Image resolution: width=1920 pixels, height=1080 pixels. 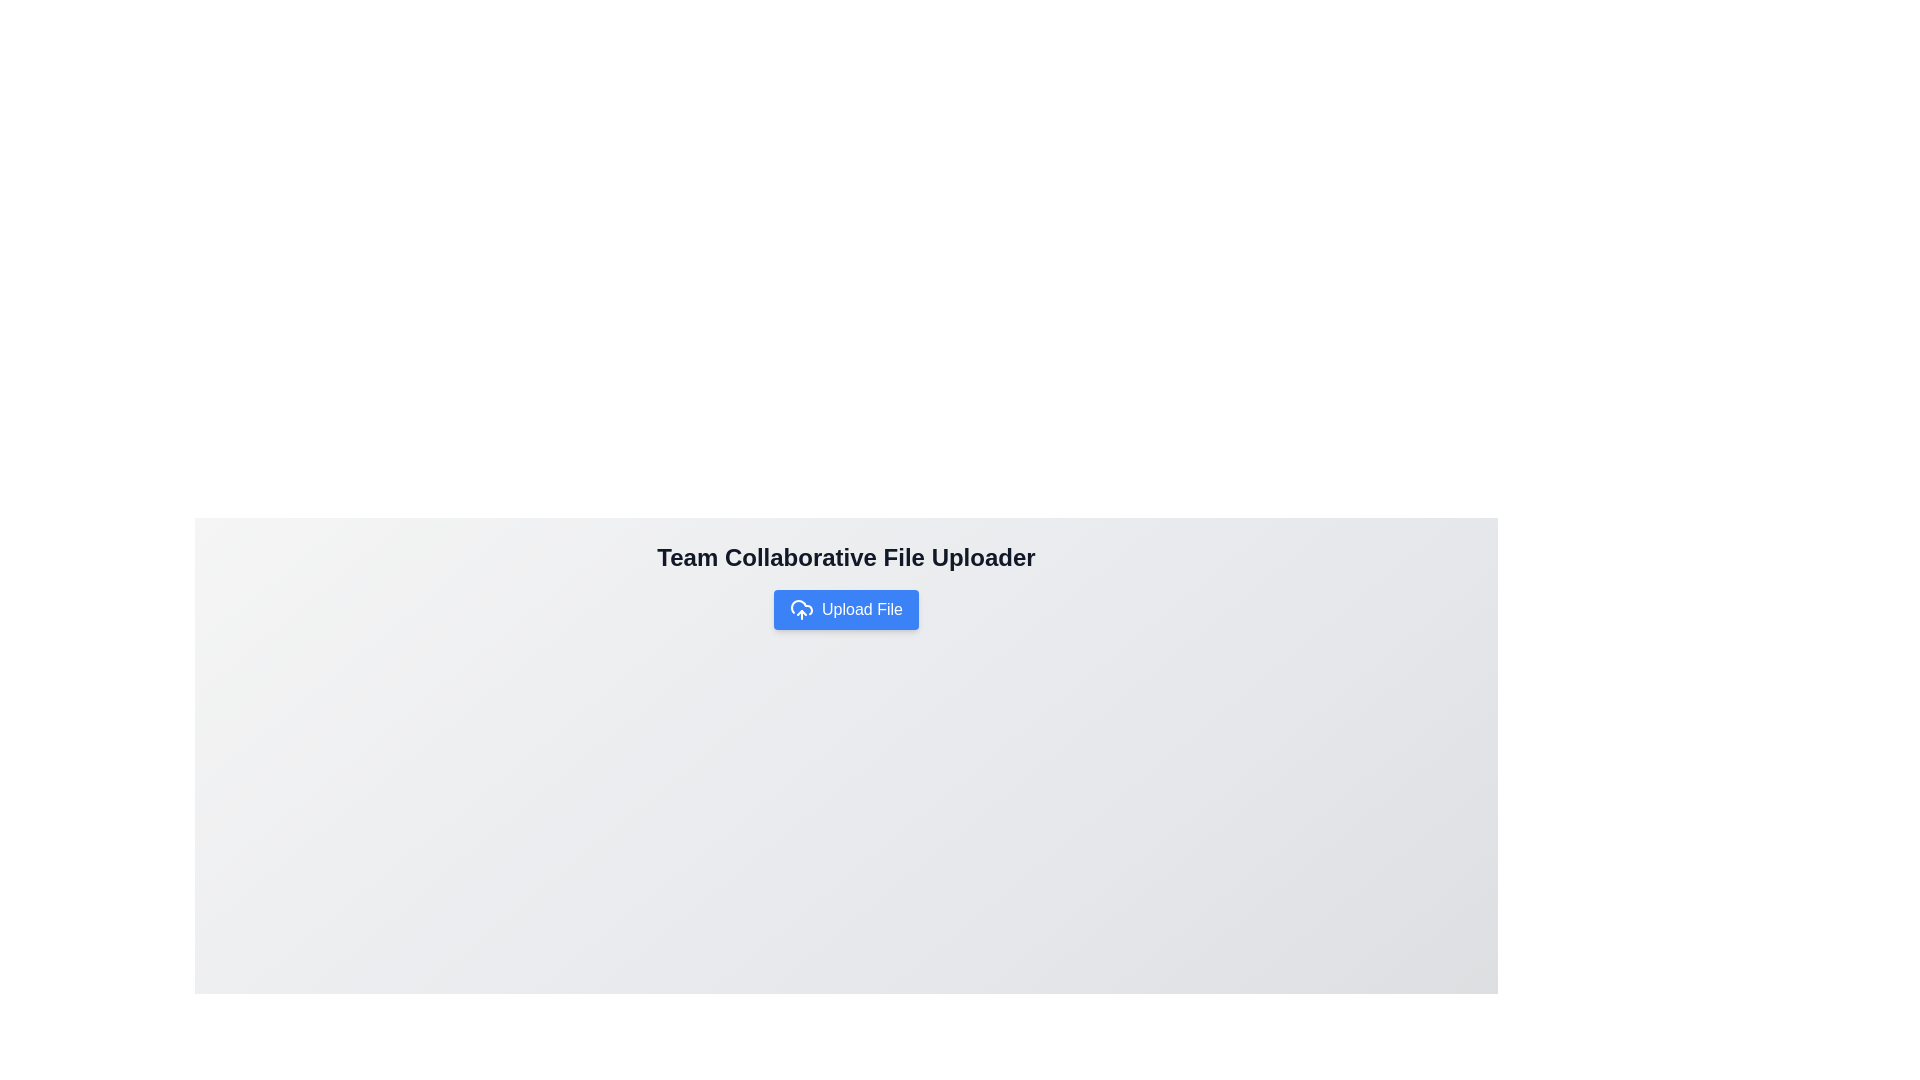 What do you see at coordinates (846, 558) in the screenshot?
I see `the text-based header component that serves as the title for the page, which is located slightly above the 'Upload File' button` at bounding box center [846, 558].